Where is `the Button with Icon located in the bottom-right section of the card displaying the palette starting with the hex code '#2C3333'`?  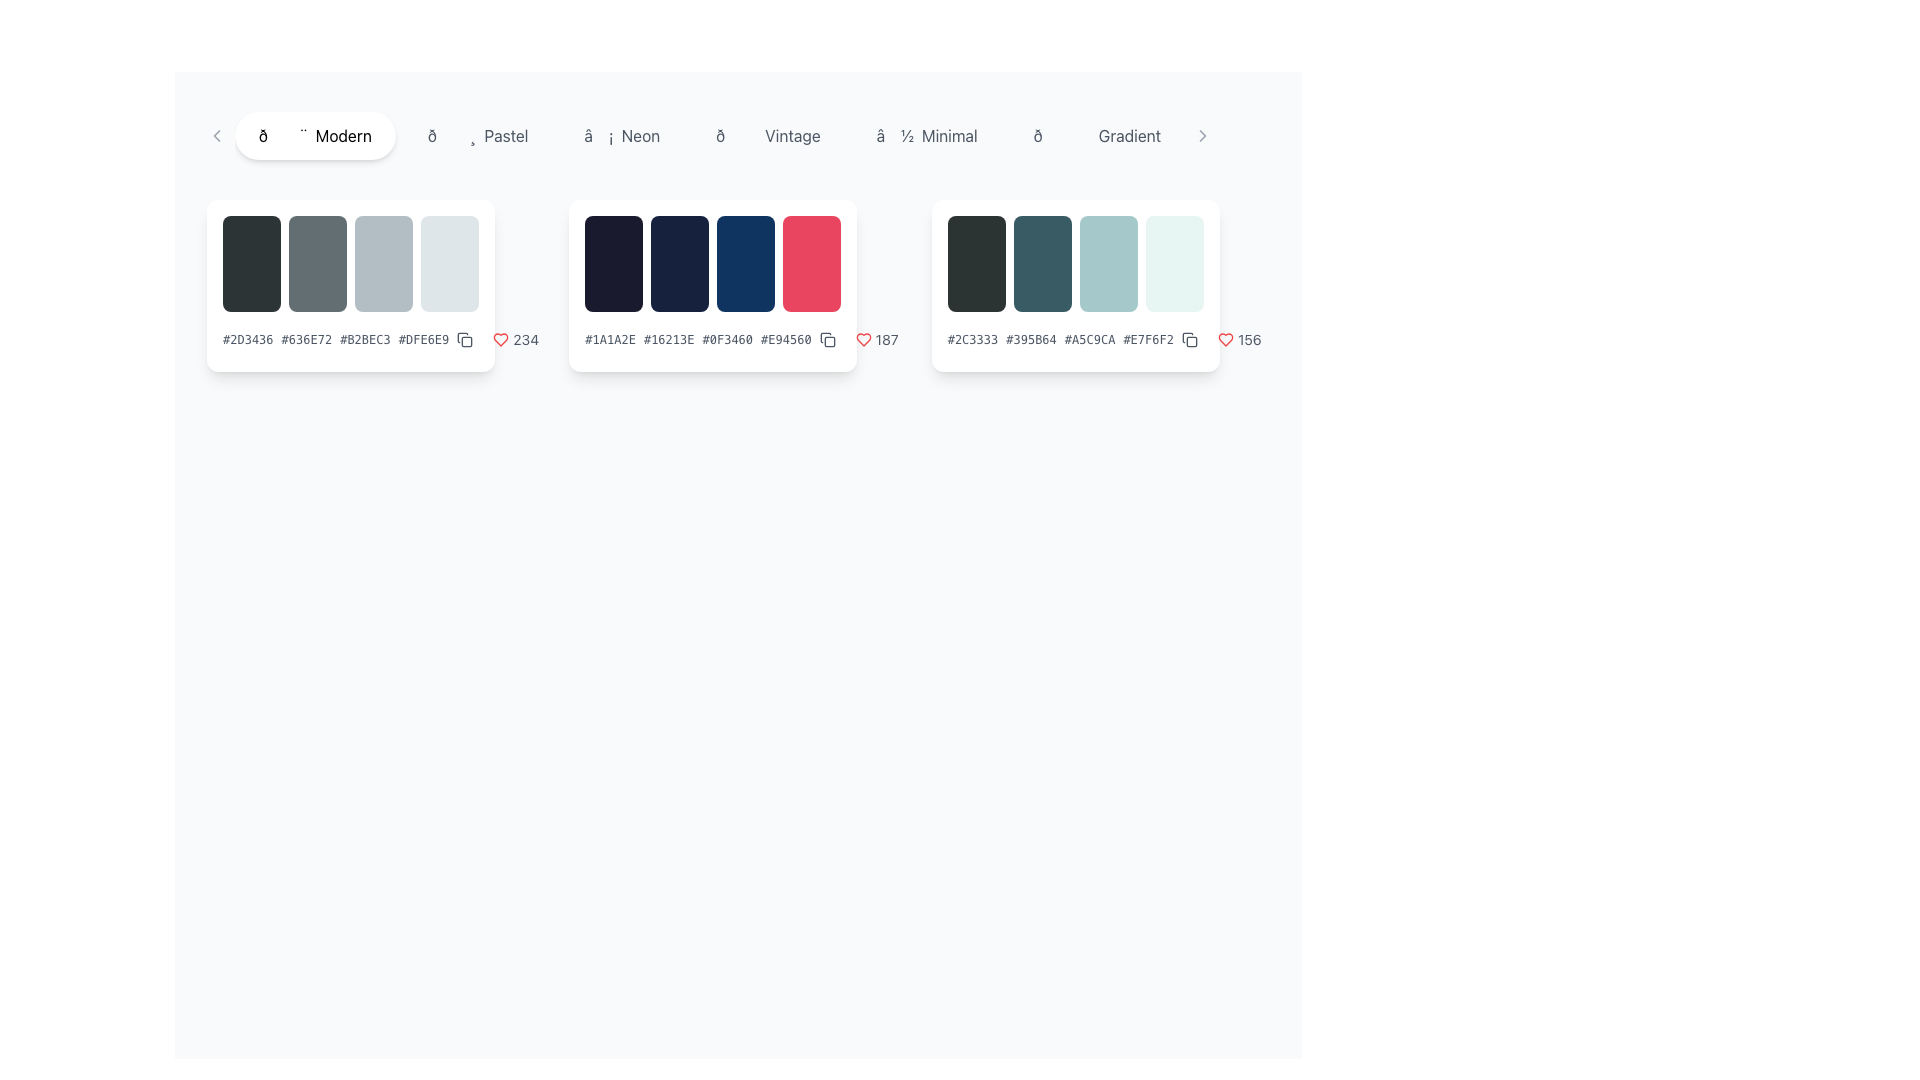
the Button with Icon located in the bottom-right section of the card displaying the palette starting with the hex code '#2C3333' is located at coordinates (1190, 338).